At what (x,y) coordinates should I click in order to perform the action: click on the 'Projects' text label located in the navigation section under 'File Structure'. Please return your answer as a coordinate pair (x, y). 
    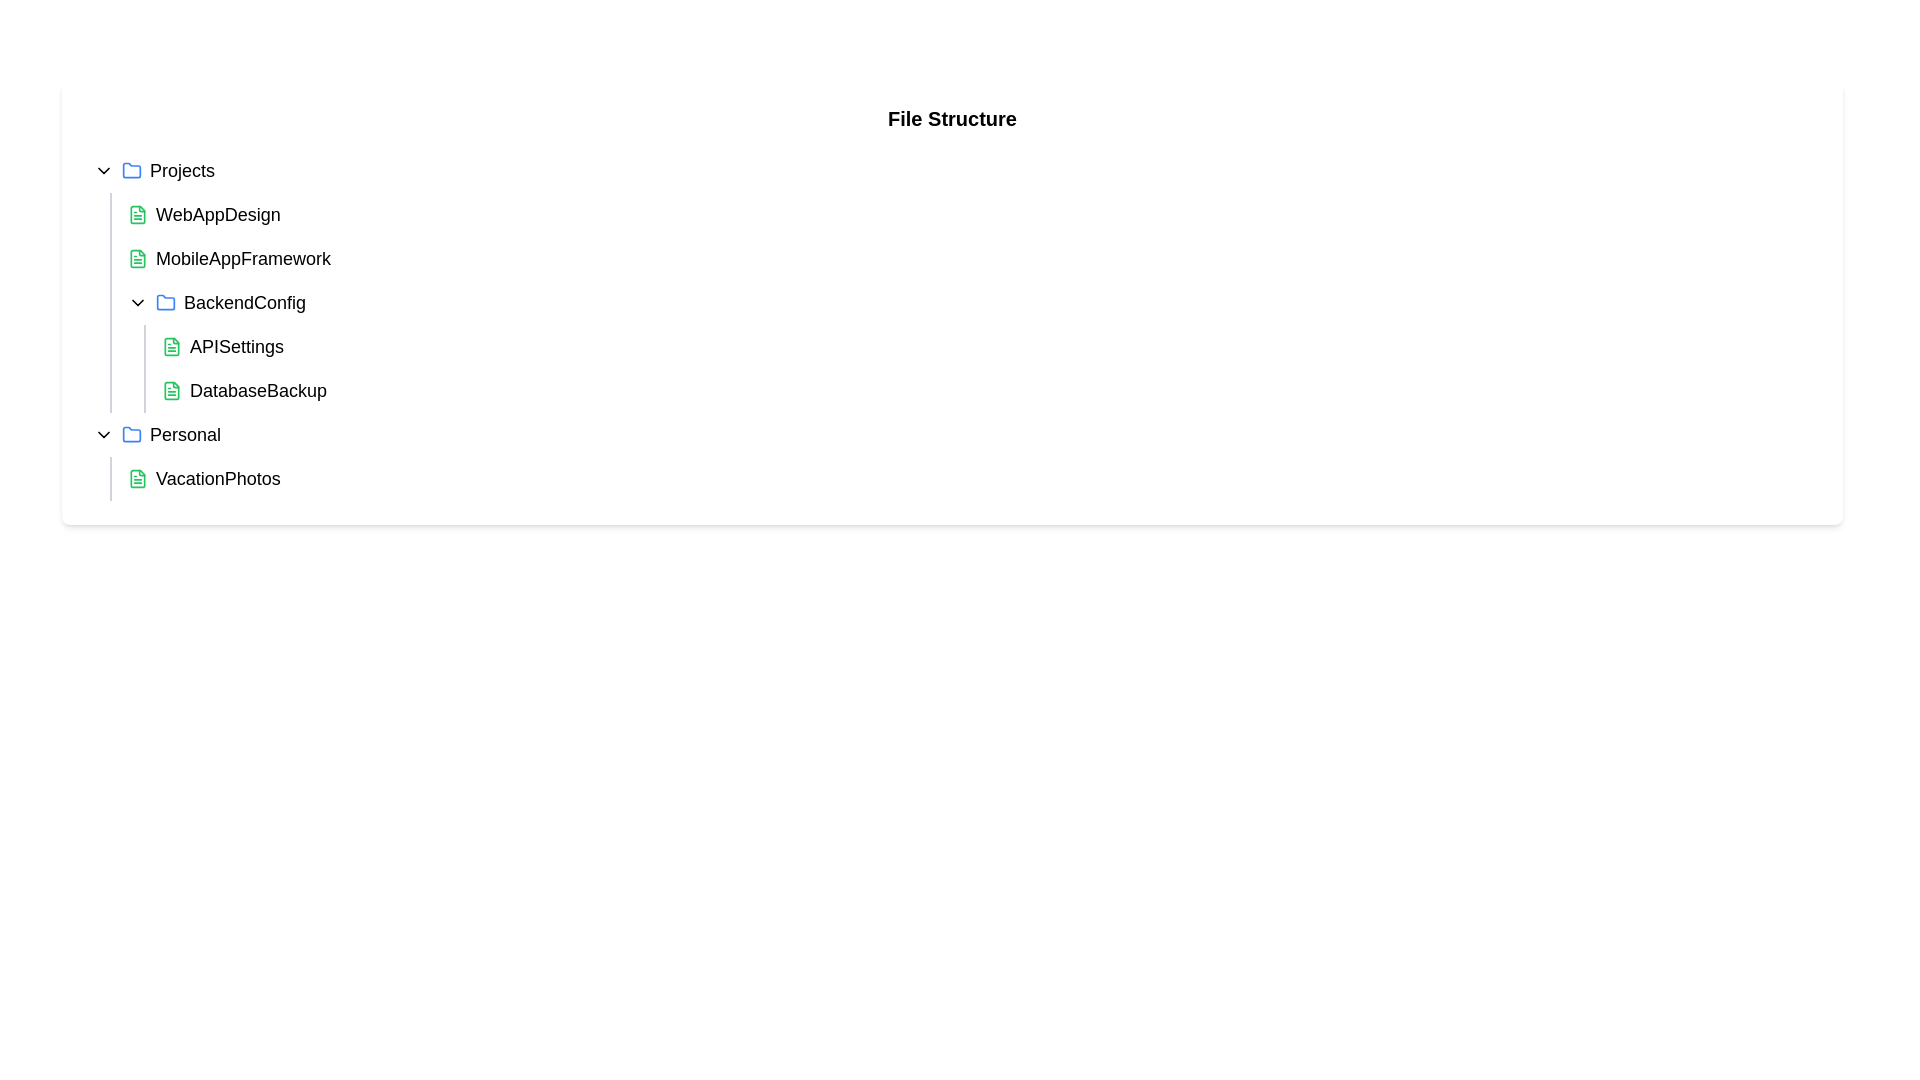
    Looking at the image, I should click on (182, 169).